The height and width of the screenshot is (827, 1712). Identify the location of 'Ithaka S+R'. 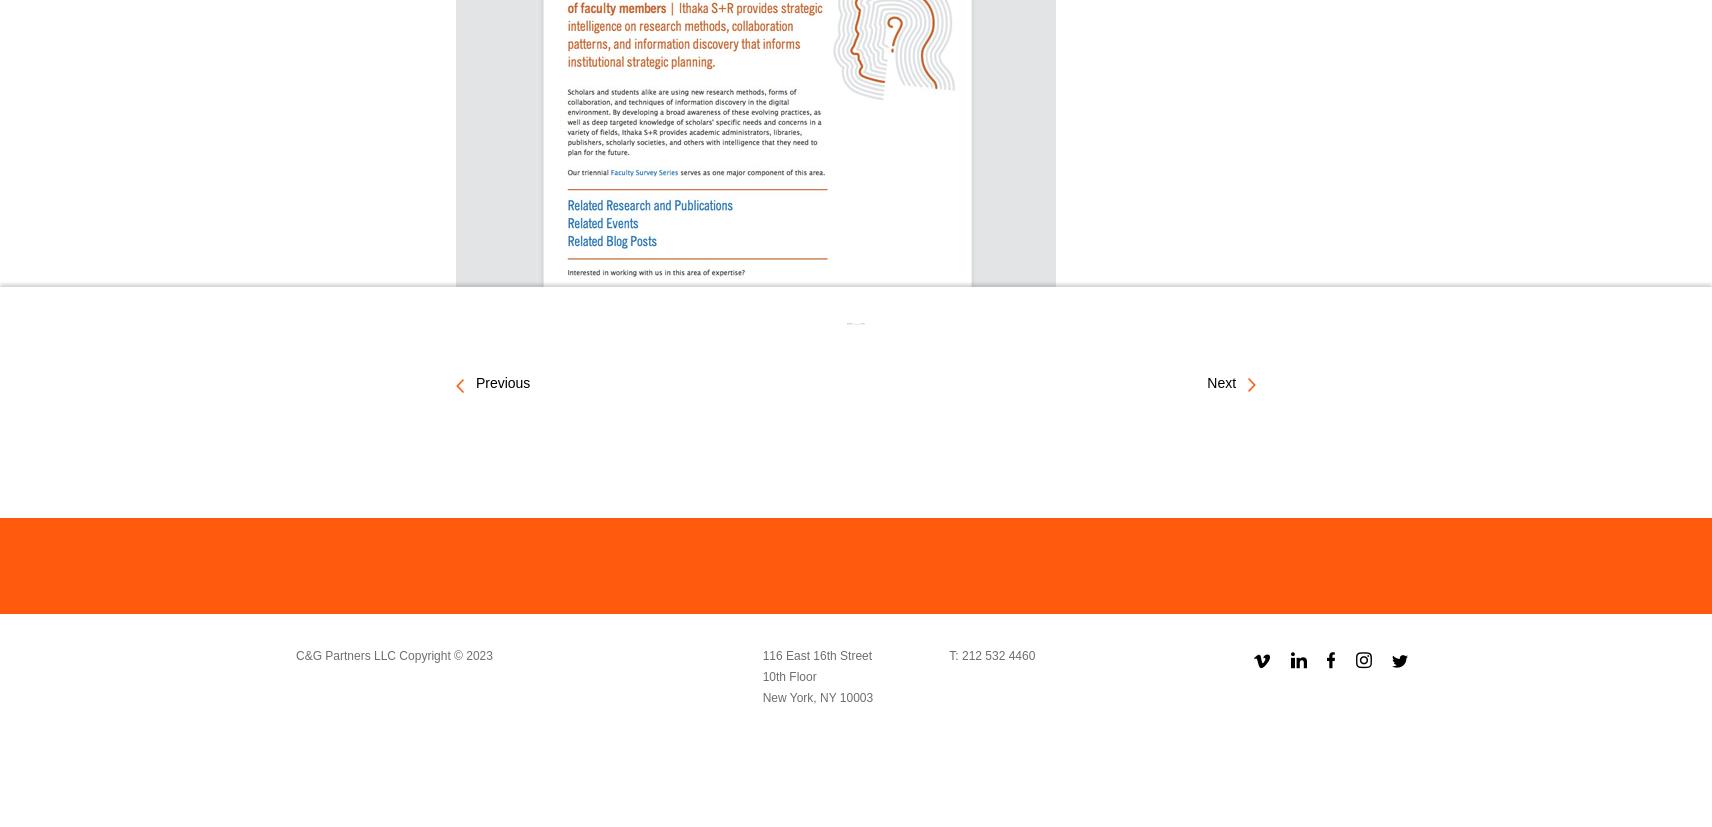
(580, 326).